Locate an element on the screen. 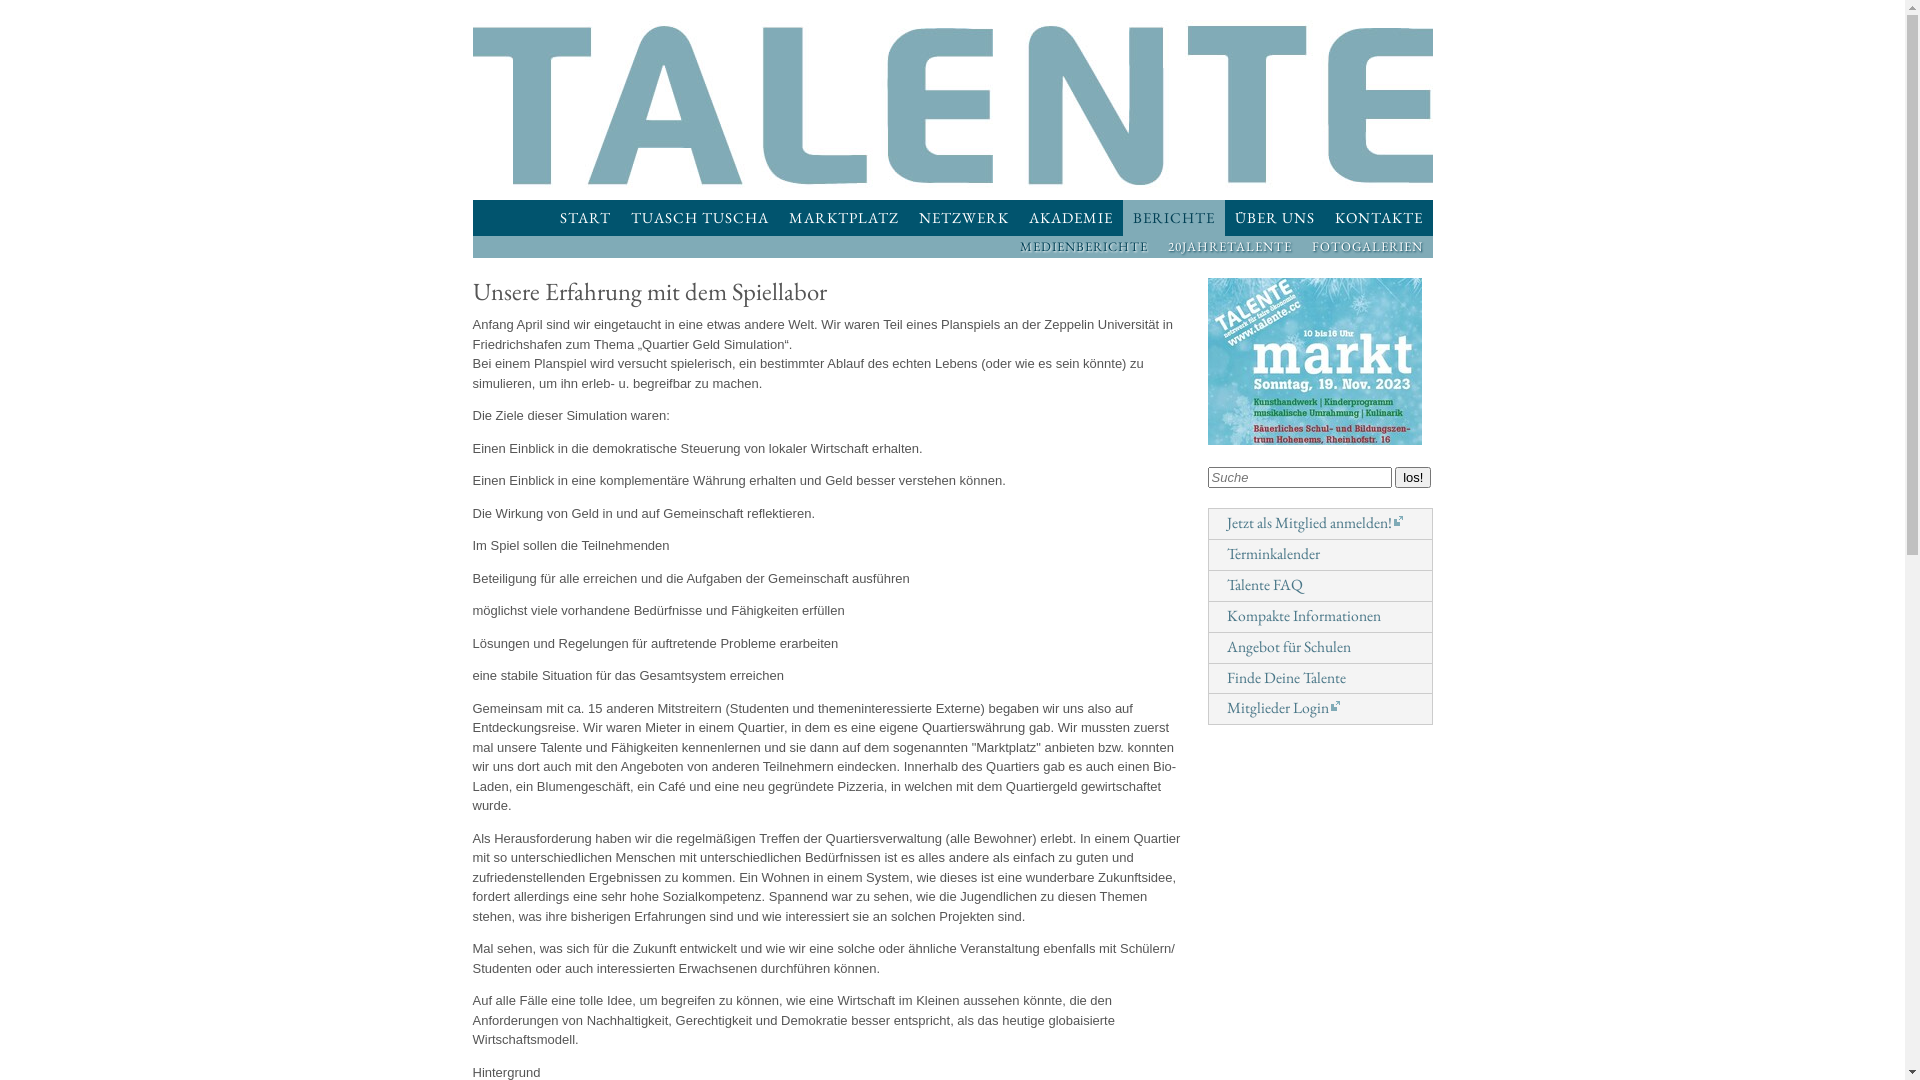 This screenshot has height=1080, width=1920. 'MARKTPLATZ' is located at coordinates (843, 218).